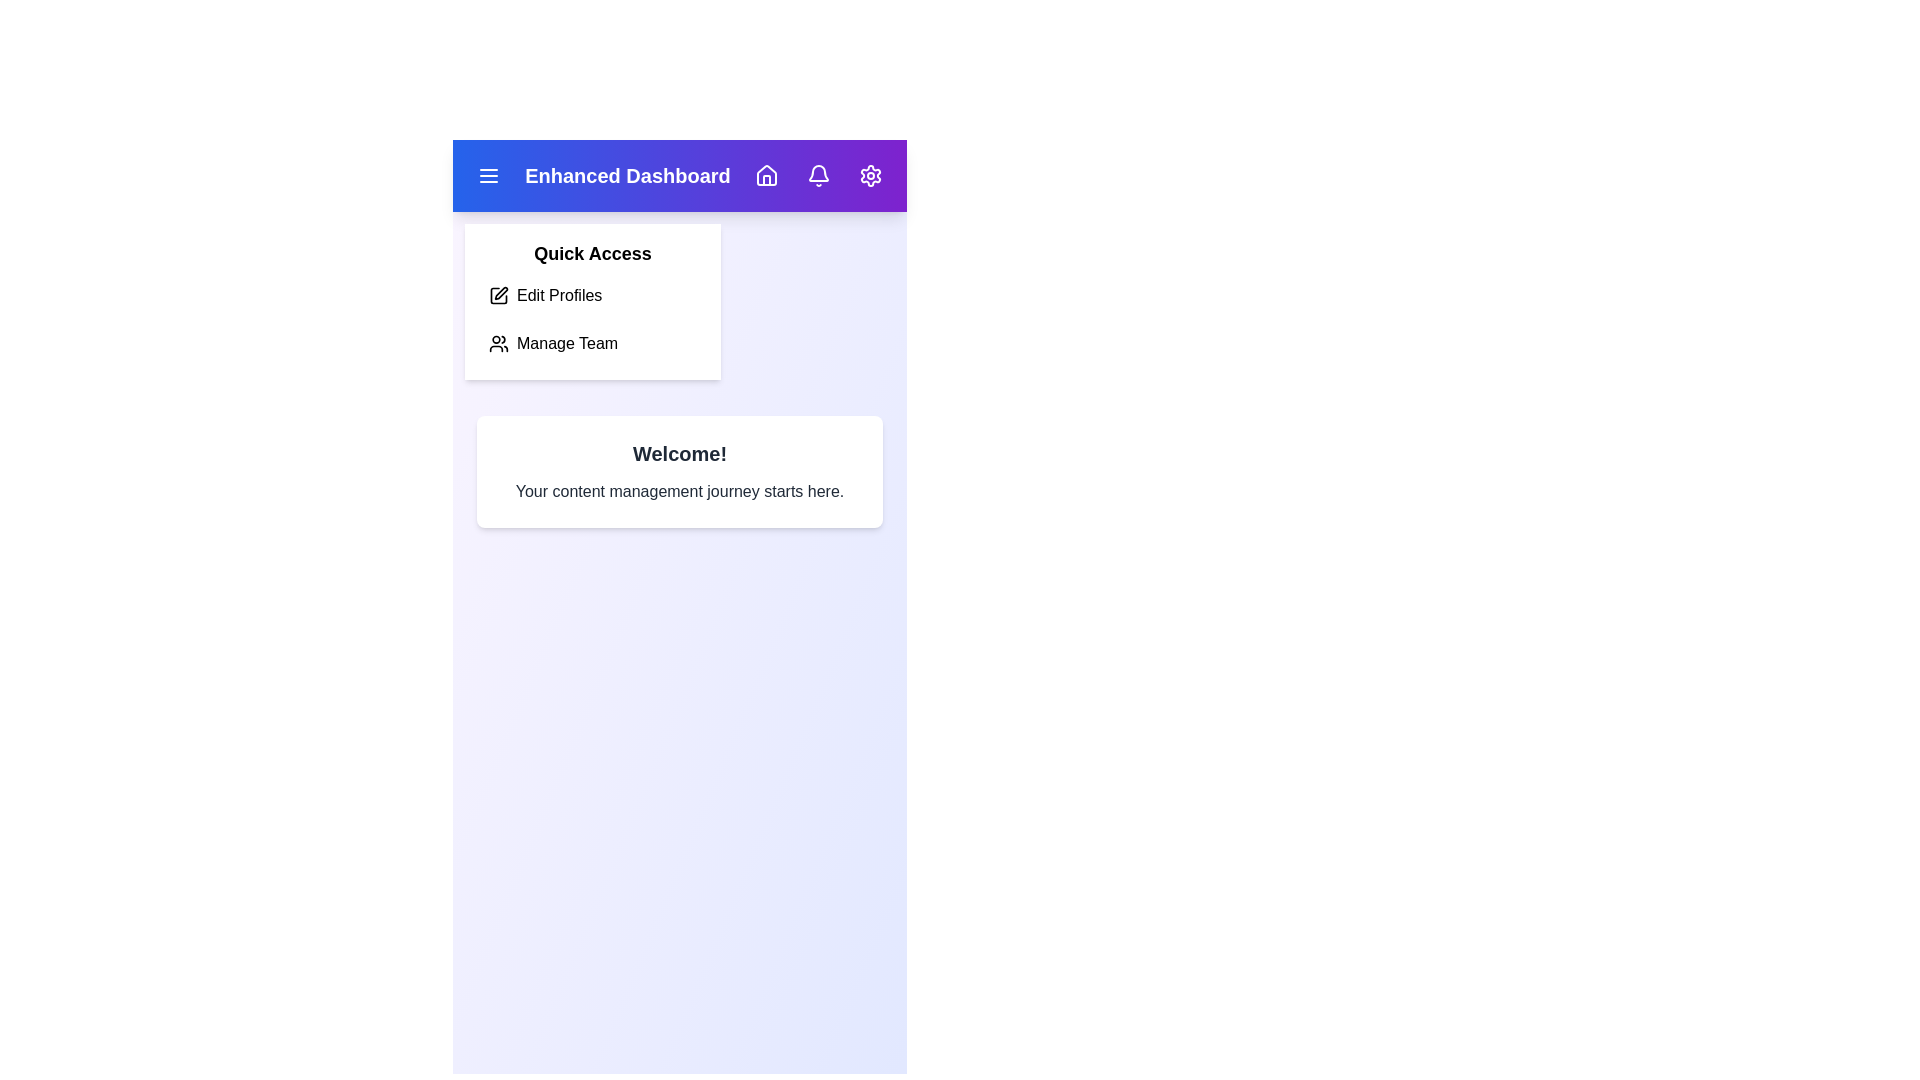  What do you see at coordinates (592, 296) in the screenshot?
I see `the 'Edit Profiles' option in the Quick Access menu` at bounding box center [592, 296].